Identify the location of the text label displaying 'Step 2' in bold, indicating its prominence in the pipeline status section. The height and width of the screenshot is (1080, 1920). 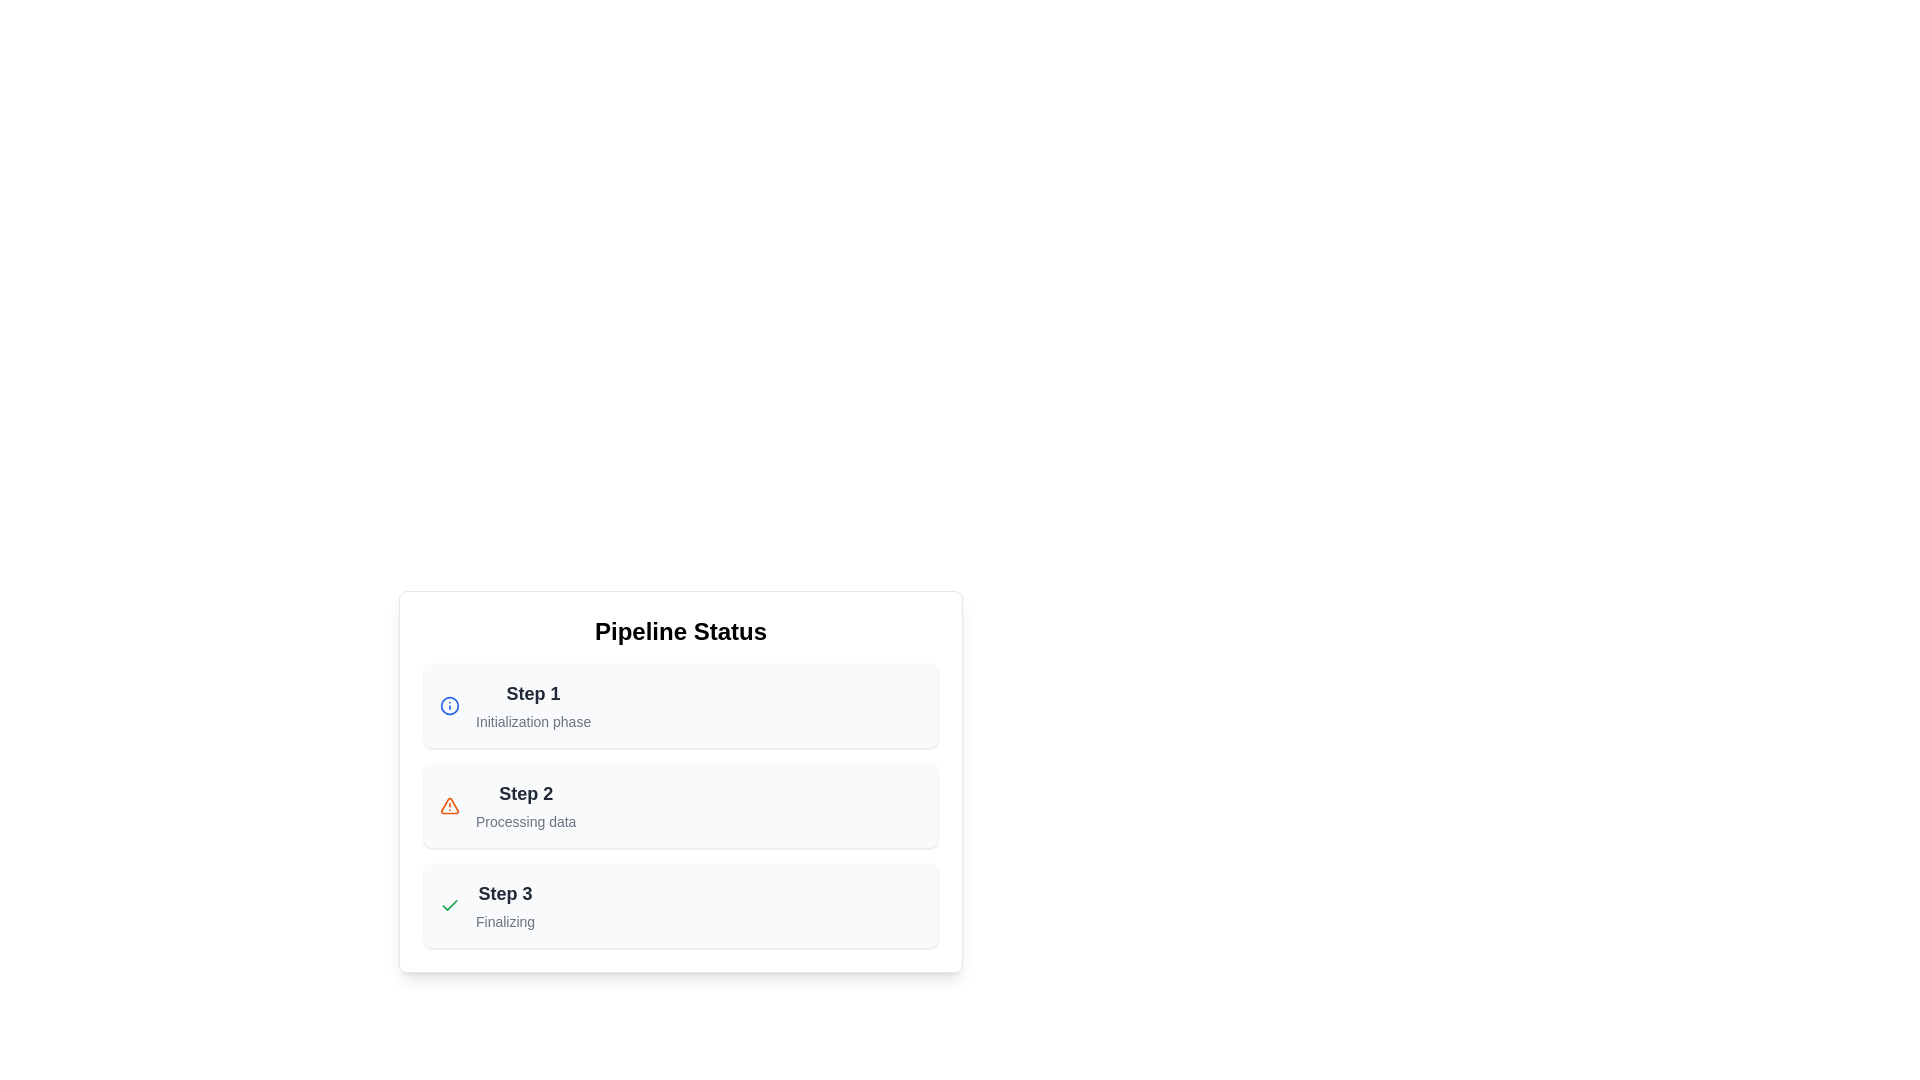
(526, 793).